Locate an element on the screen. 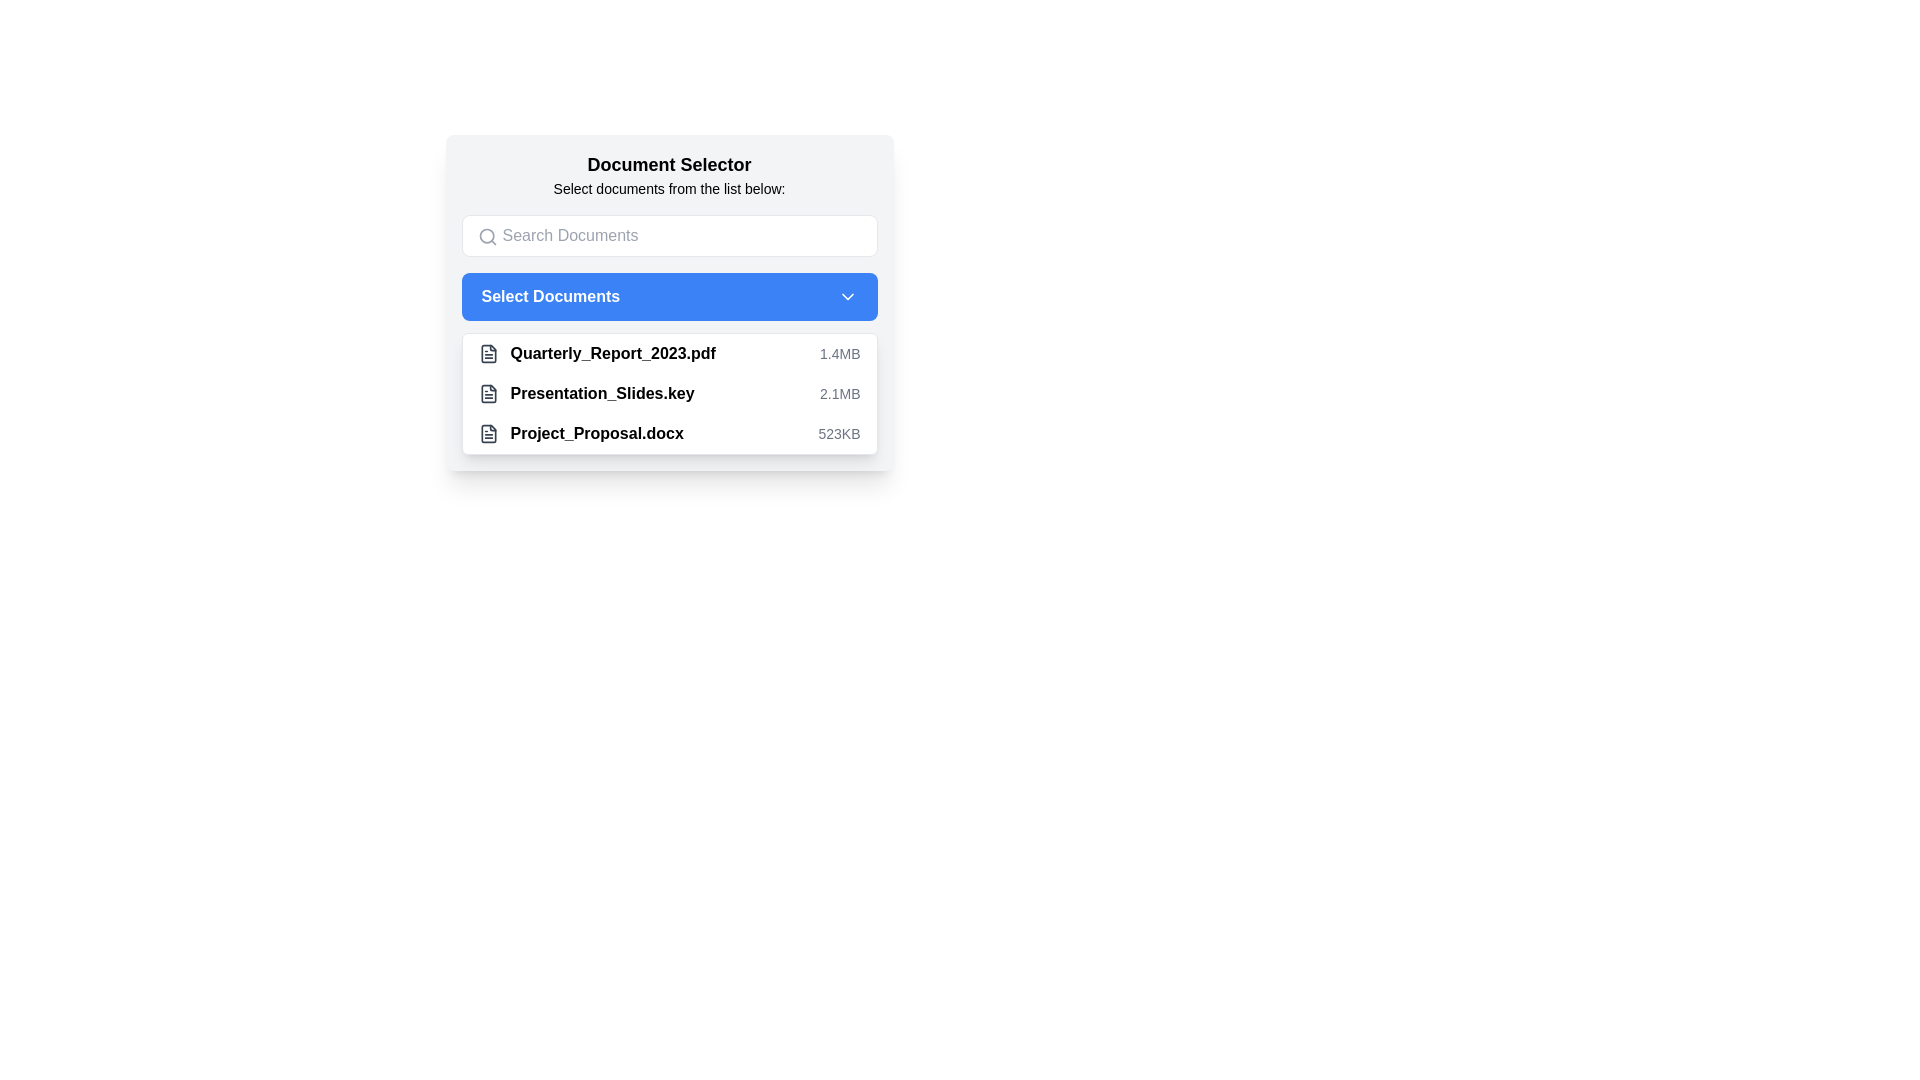  the text label that provides information about the size of the corresponding file, located at the right end of the second entry in the document list, following the filename 'Presentation_Slides.key' is located at coordinates (840, 393).